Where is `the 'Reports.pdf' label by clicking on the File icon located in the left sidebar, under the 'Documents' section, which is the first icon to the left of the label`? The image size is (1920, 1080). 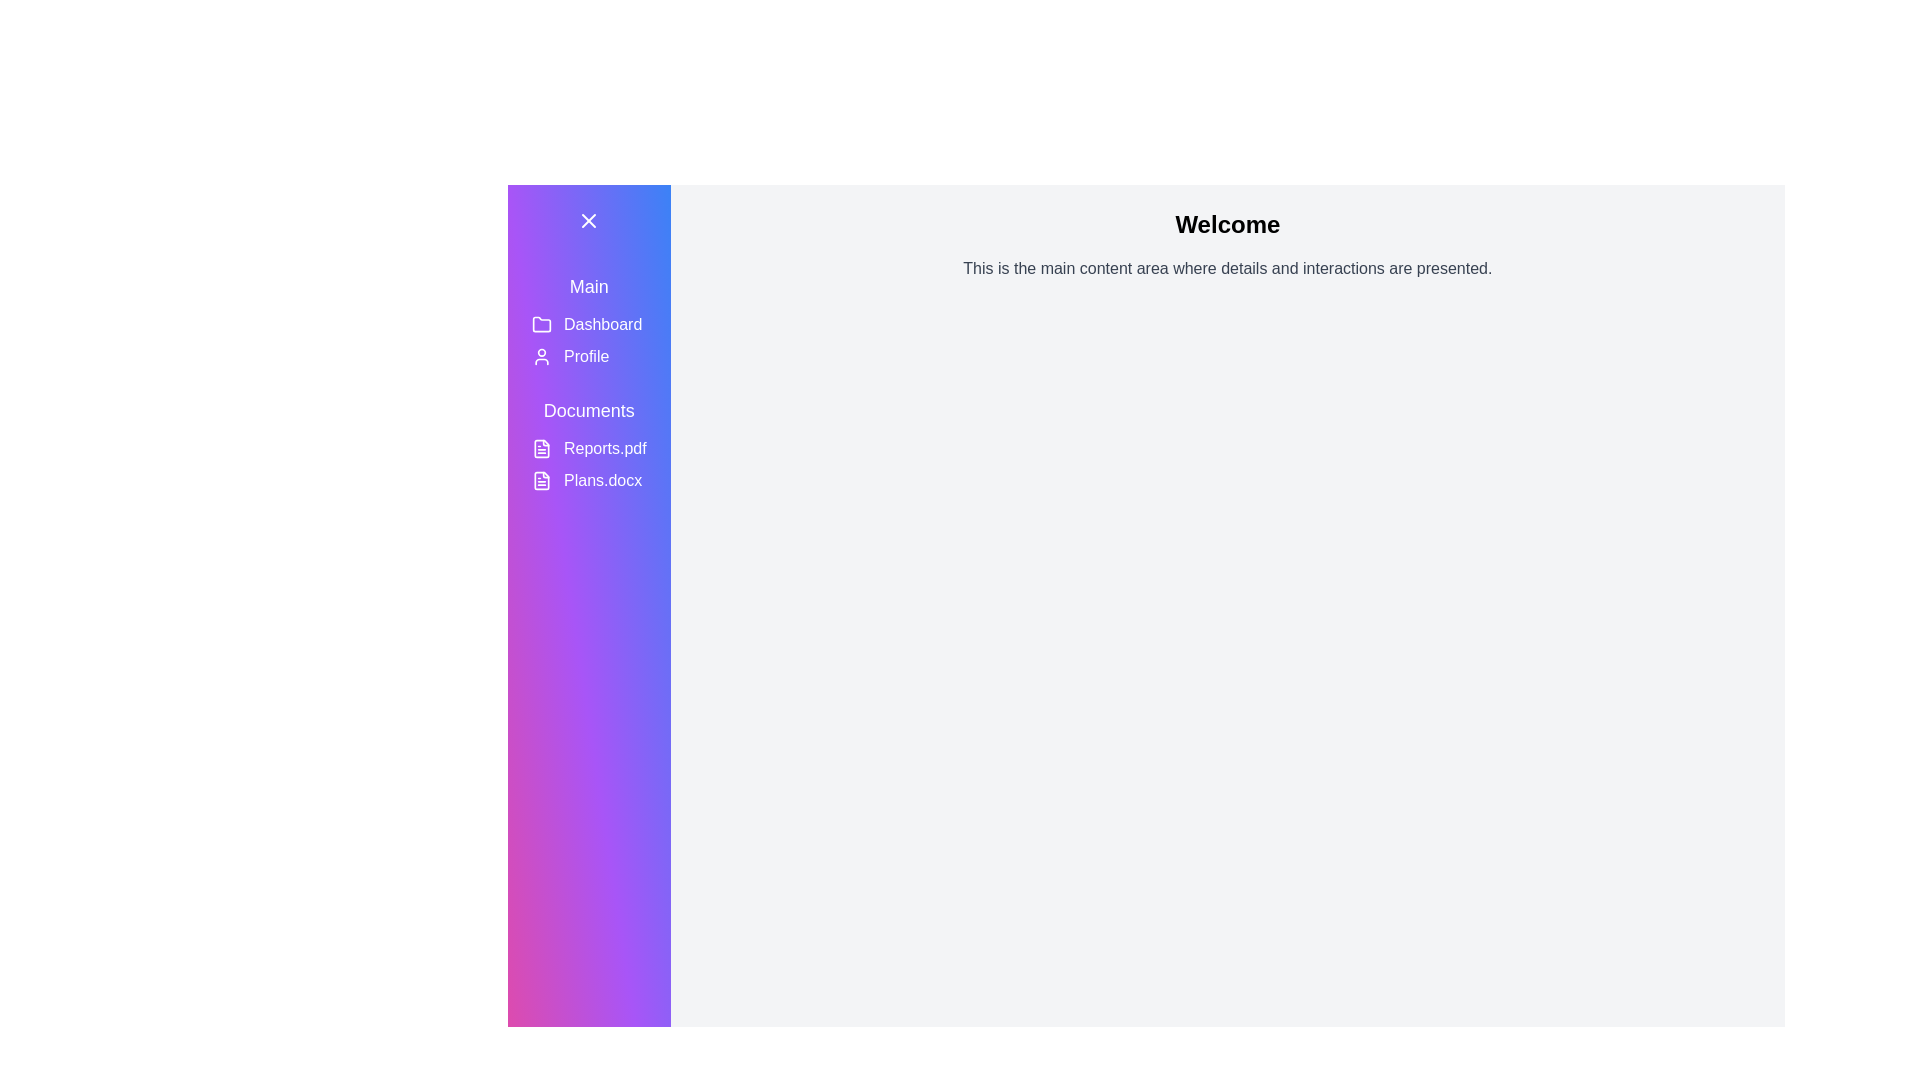 the 'Reports.pdf' label by clicking on the File icon located in the left sidebar, under the 'Documents' section, which is the first icon to the left of the label is located at coordinates (542, 447).